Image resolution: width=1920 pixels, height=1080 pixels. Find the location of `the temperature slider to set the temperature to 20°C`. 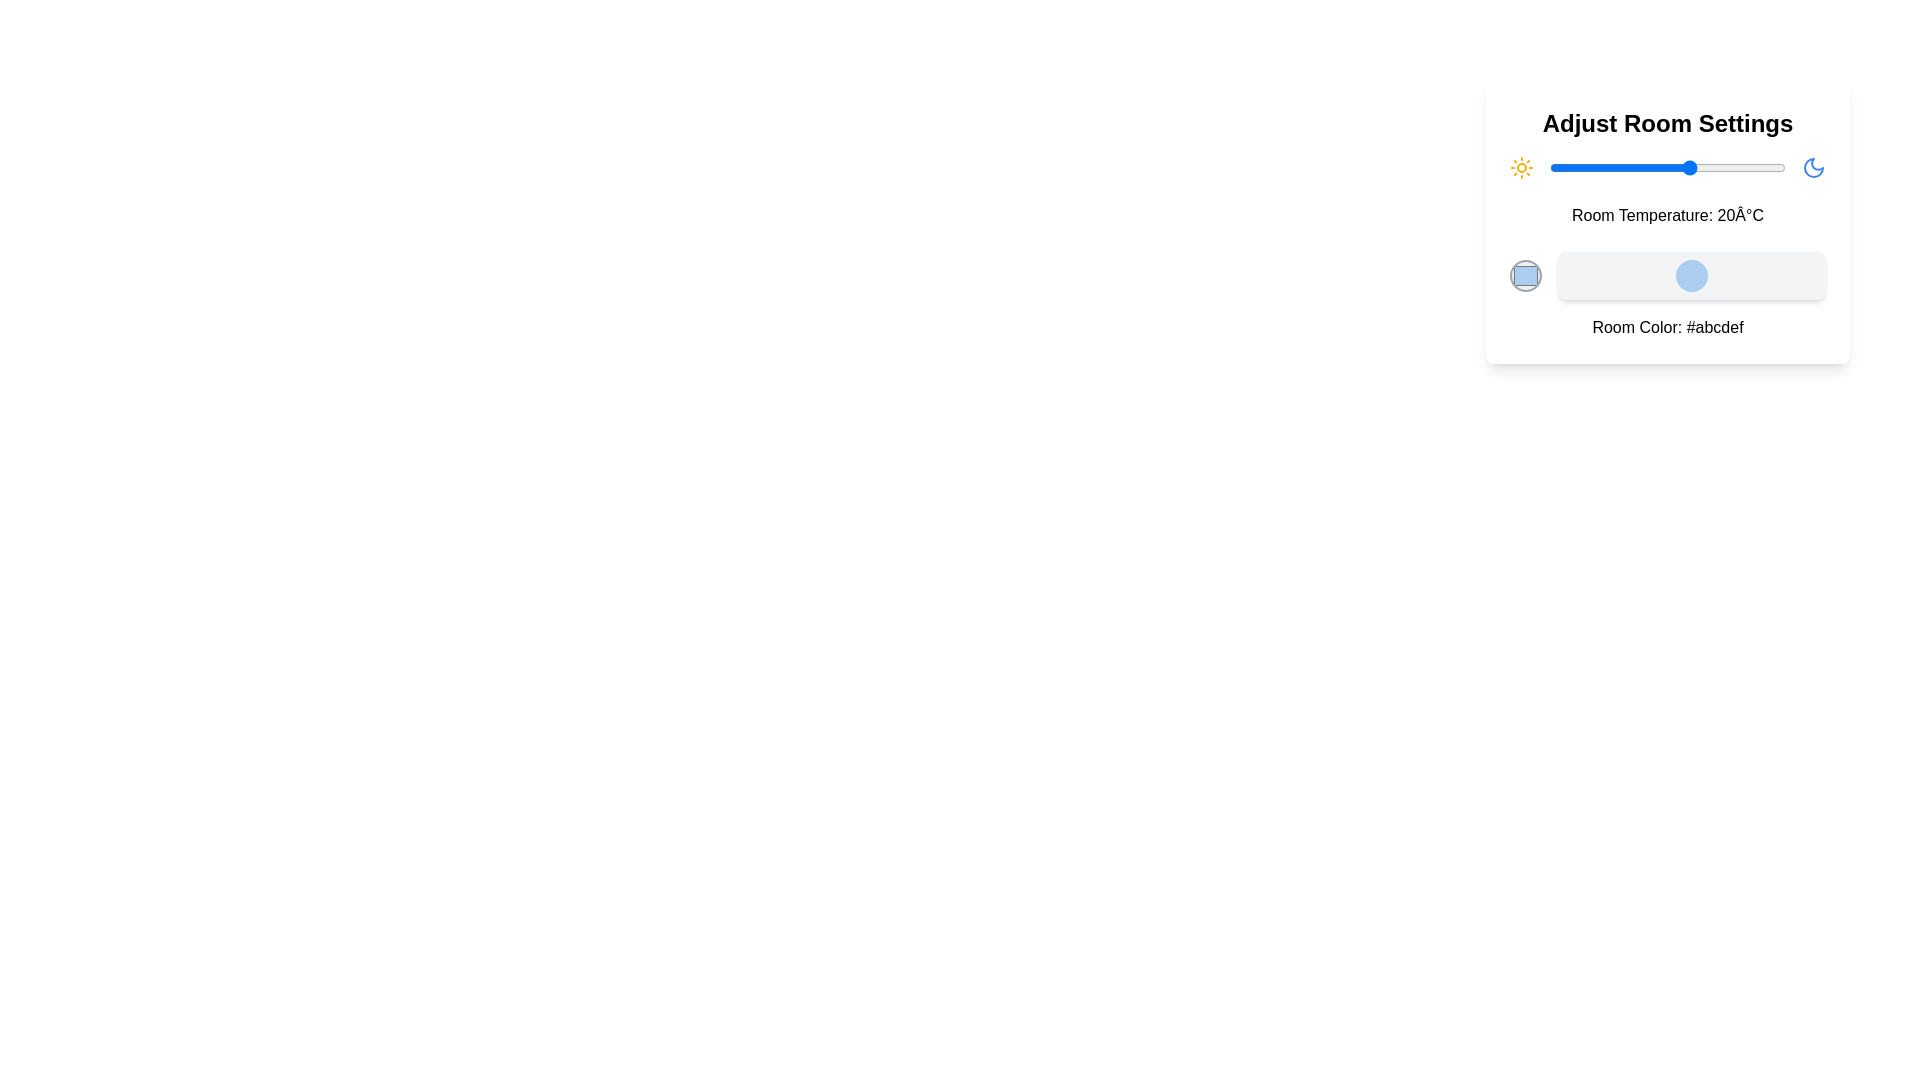

the temperature slider to set the temperature to 20°C is located at coordinates (1690, 167).